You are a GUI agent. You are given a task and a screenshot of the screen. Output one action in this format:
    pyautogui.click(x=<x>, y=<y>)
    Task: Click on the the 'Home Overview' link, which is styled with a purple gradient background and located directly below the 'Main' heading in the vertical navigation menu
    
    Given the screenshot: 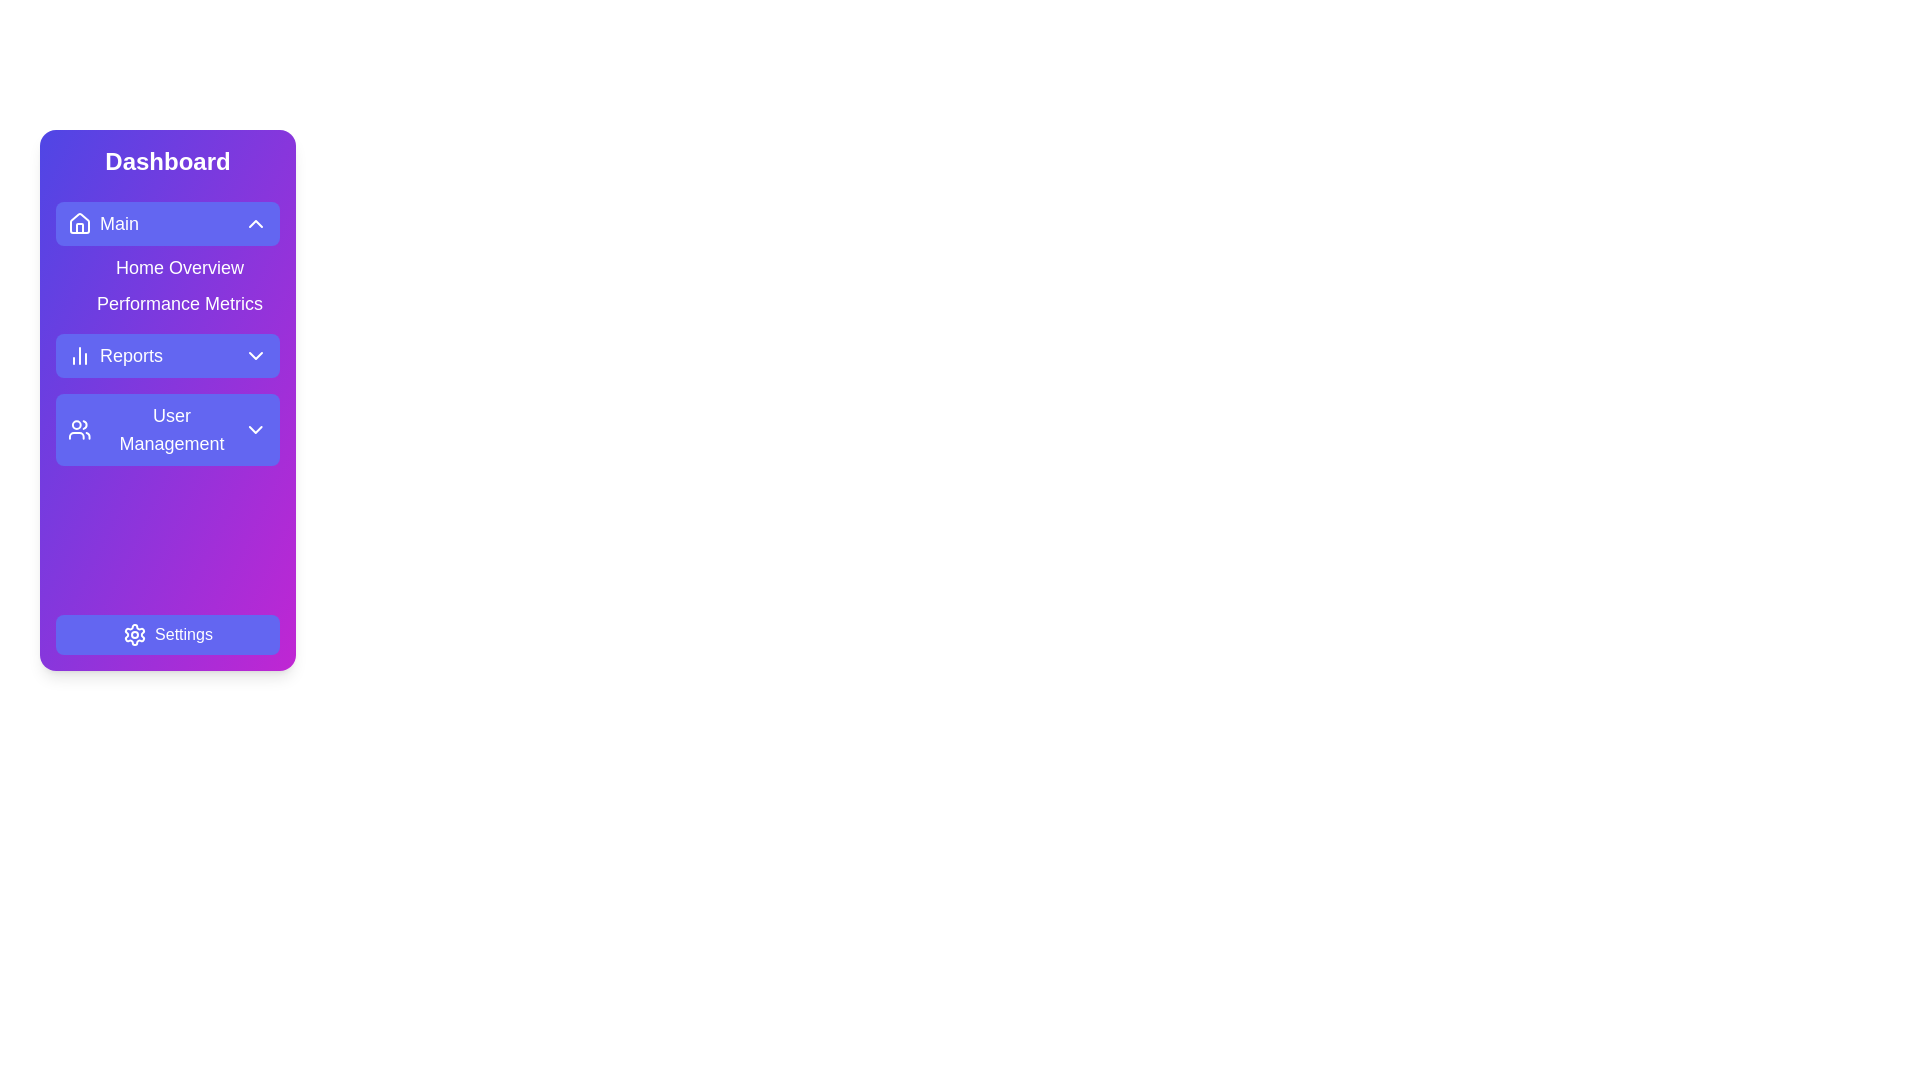 What is the action you would take?
    pyautogui.click(x=168, y=258)
    